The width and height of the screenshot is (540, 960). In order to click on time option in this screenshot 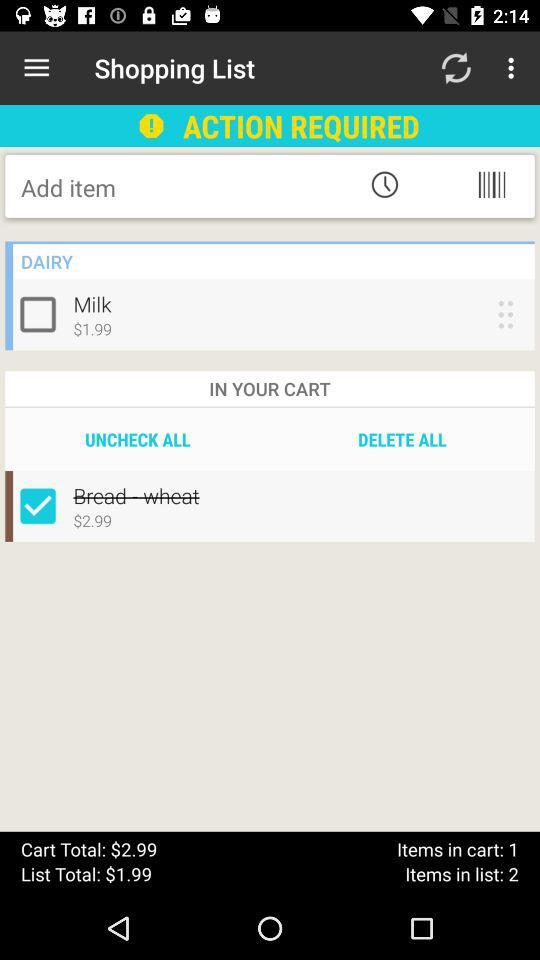, I will do `click(384, 184)`.